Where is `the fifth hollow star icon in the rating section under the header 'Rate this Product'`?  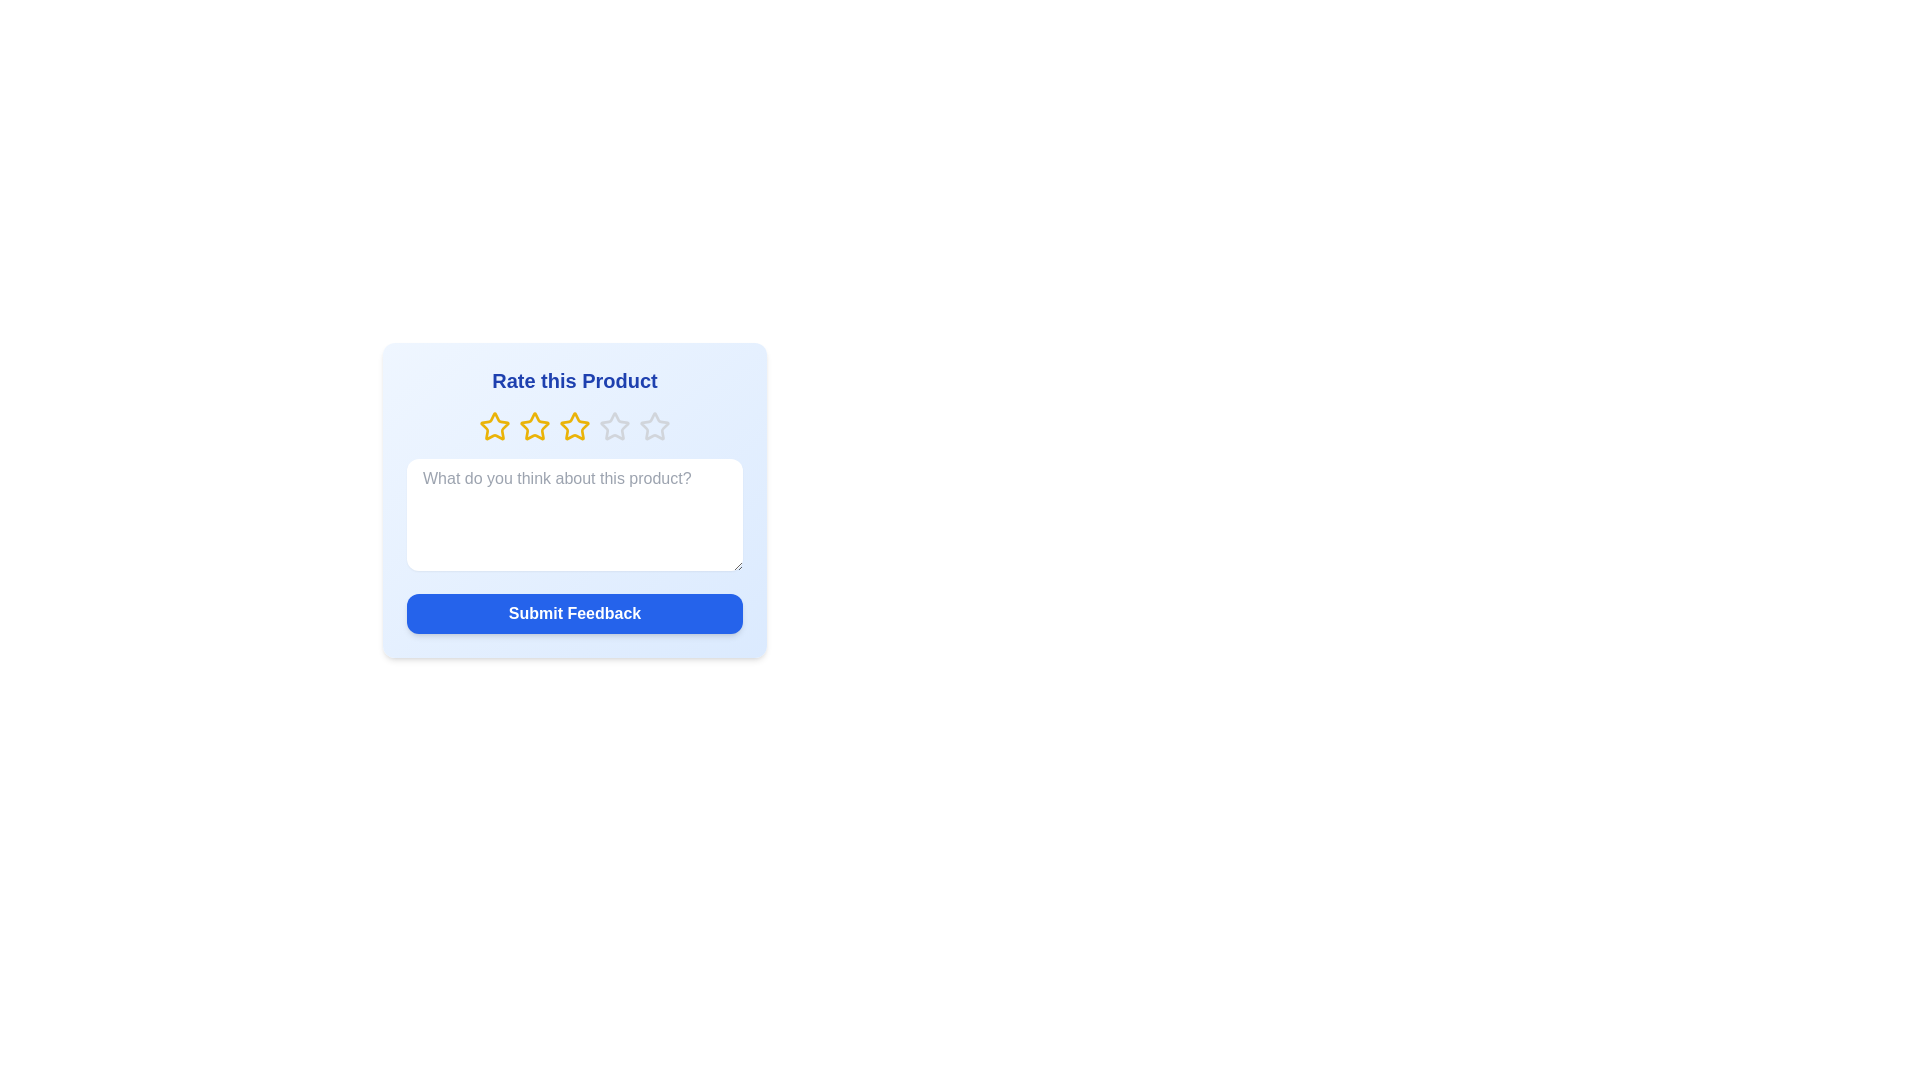 the fifth hollow star icon in the rating section under the header 'Rate this Product' is located at coordinates (654, 426).